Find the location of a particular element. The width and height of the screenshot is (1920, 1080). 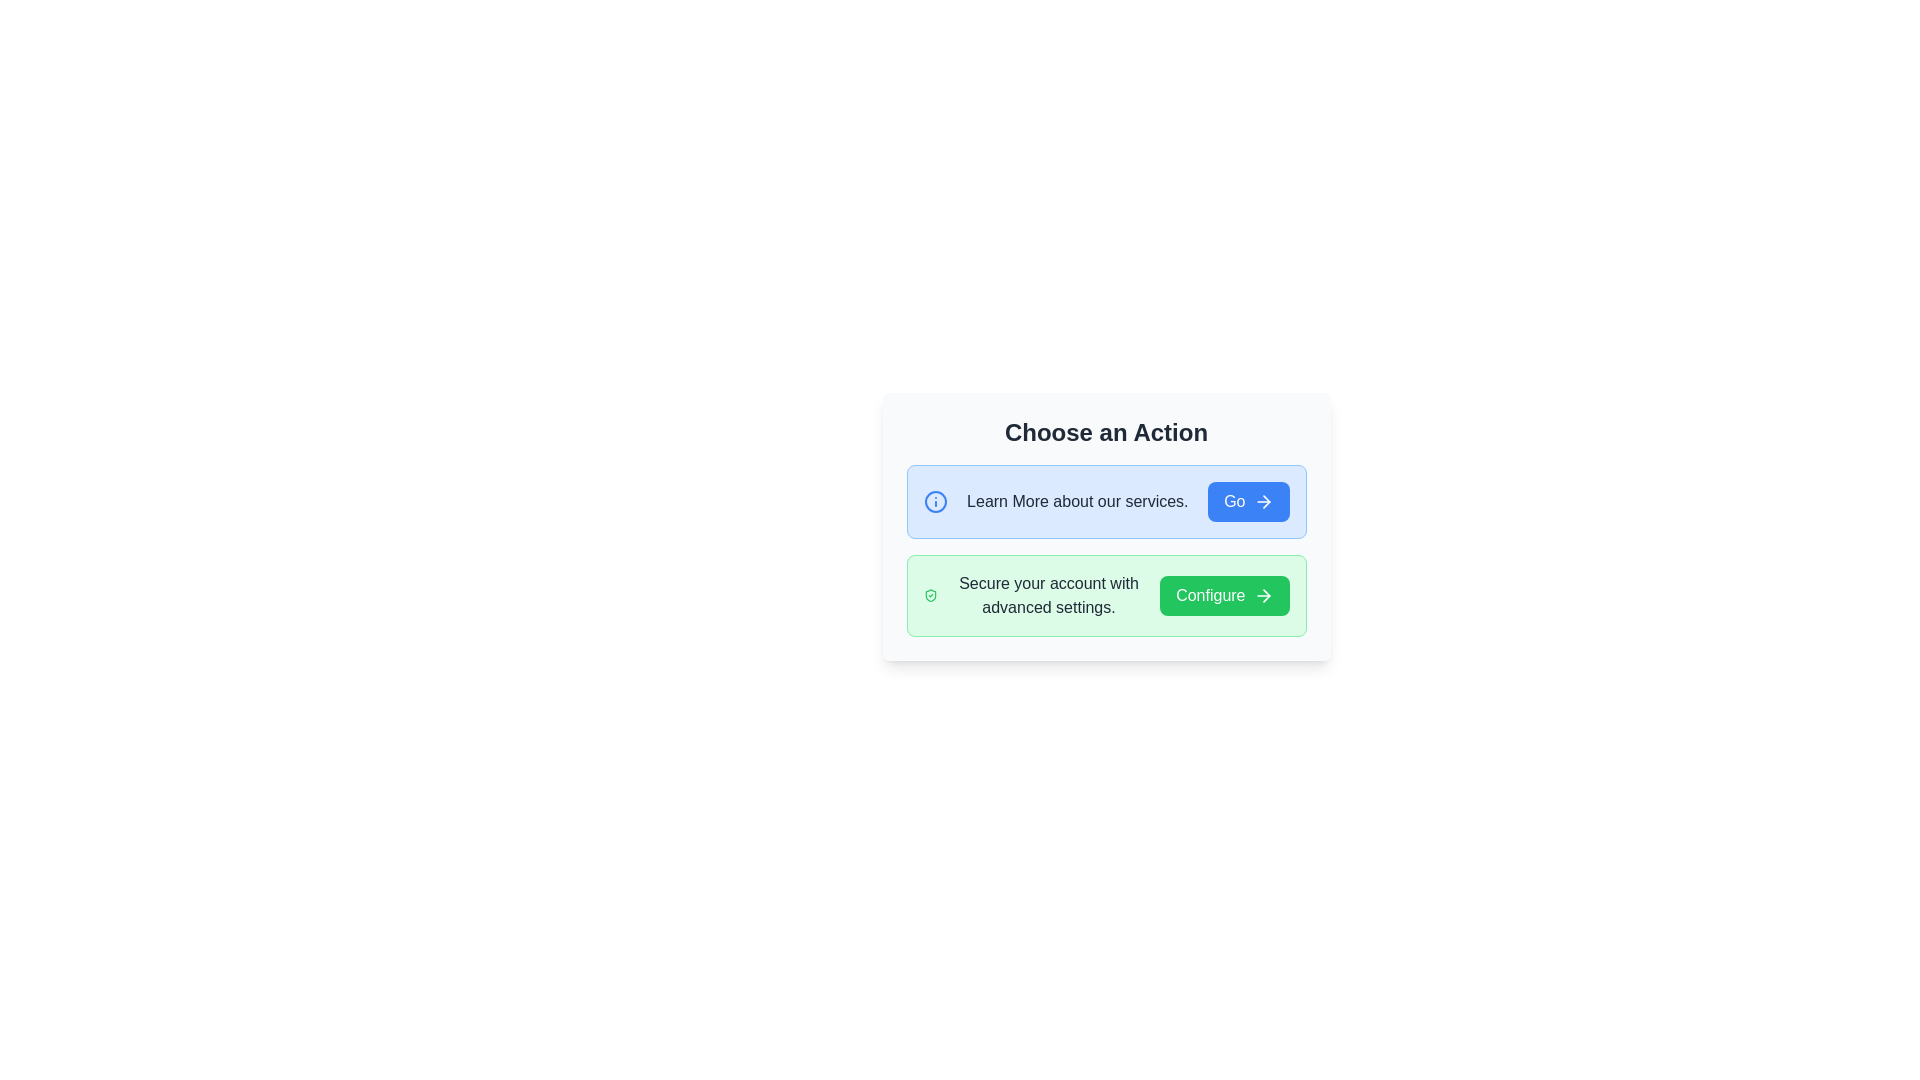

the rectangular button with a blue background and the text 'Go' is located at coordinates (1247, 500).